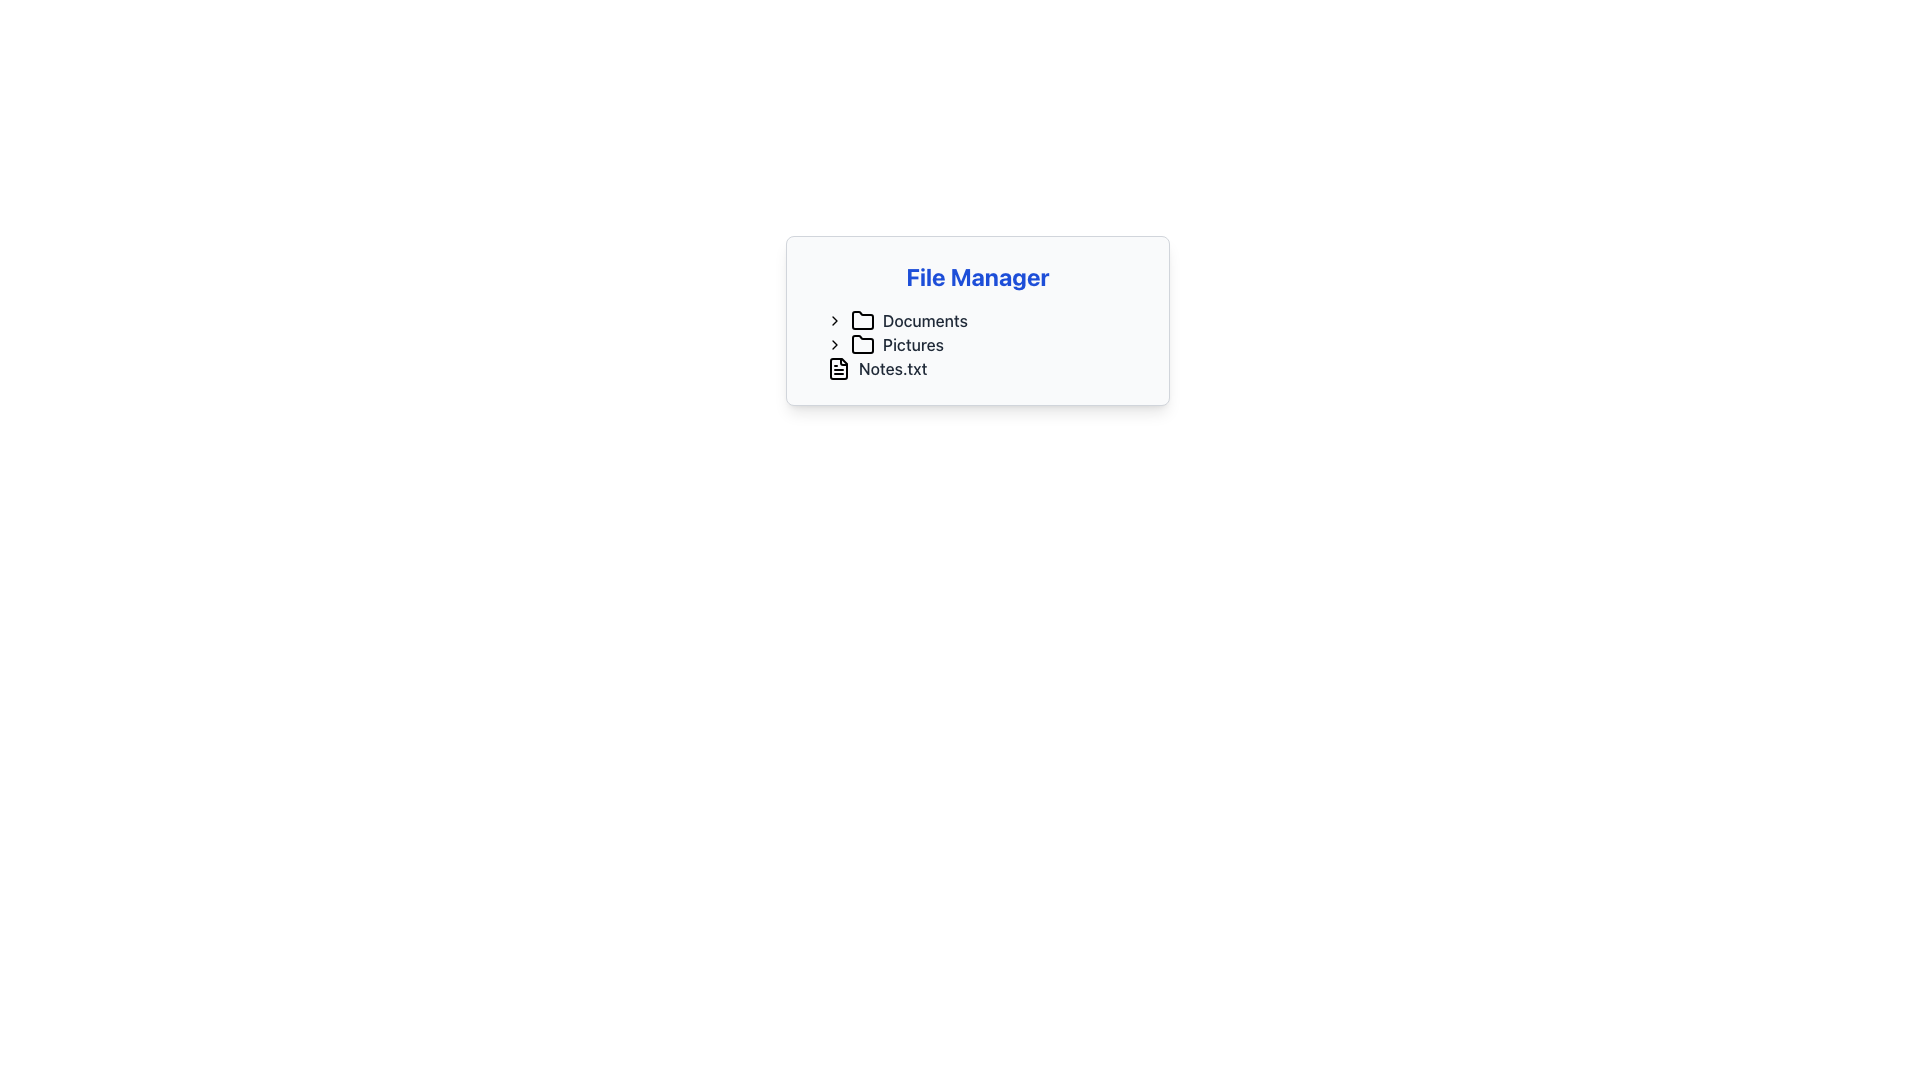 This screenshot has height=1080, width=1920. Describe the element at coordinates (863, 343) in the screenshot. I see `the folder icon with a thin black outline located to the left of the 'Pictures' text label in the File Manager section` at that location.